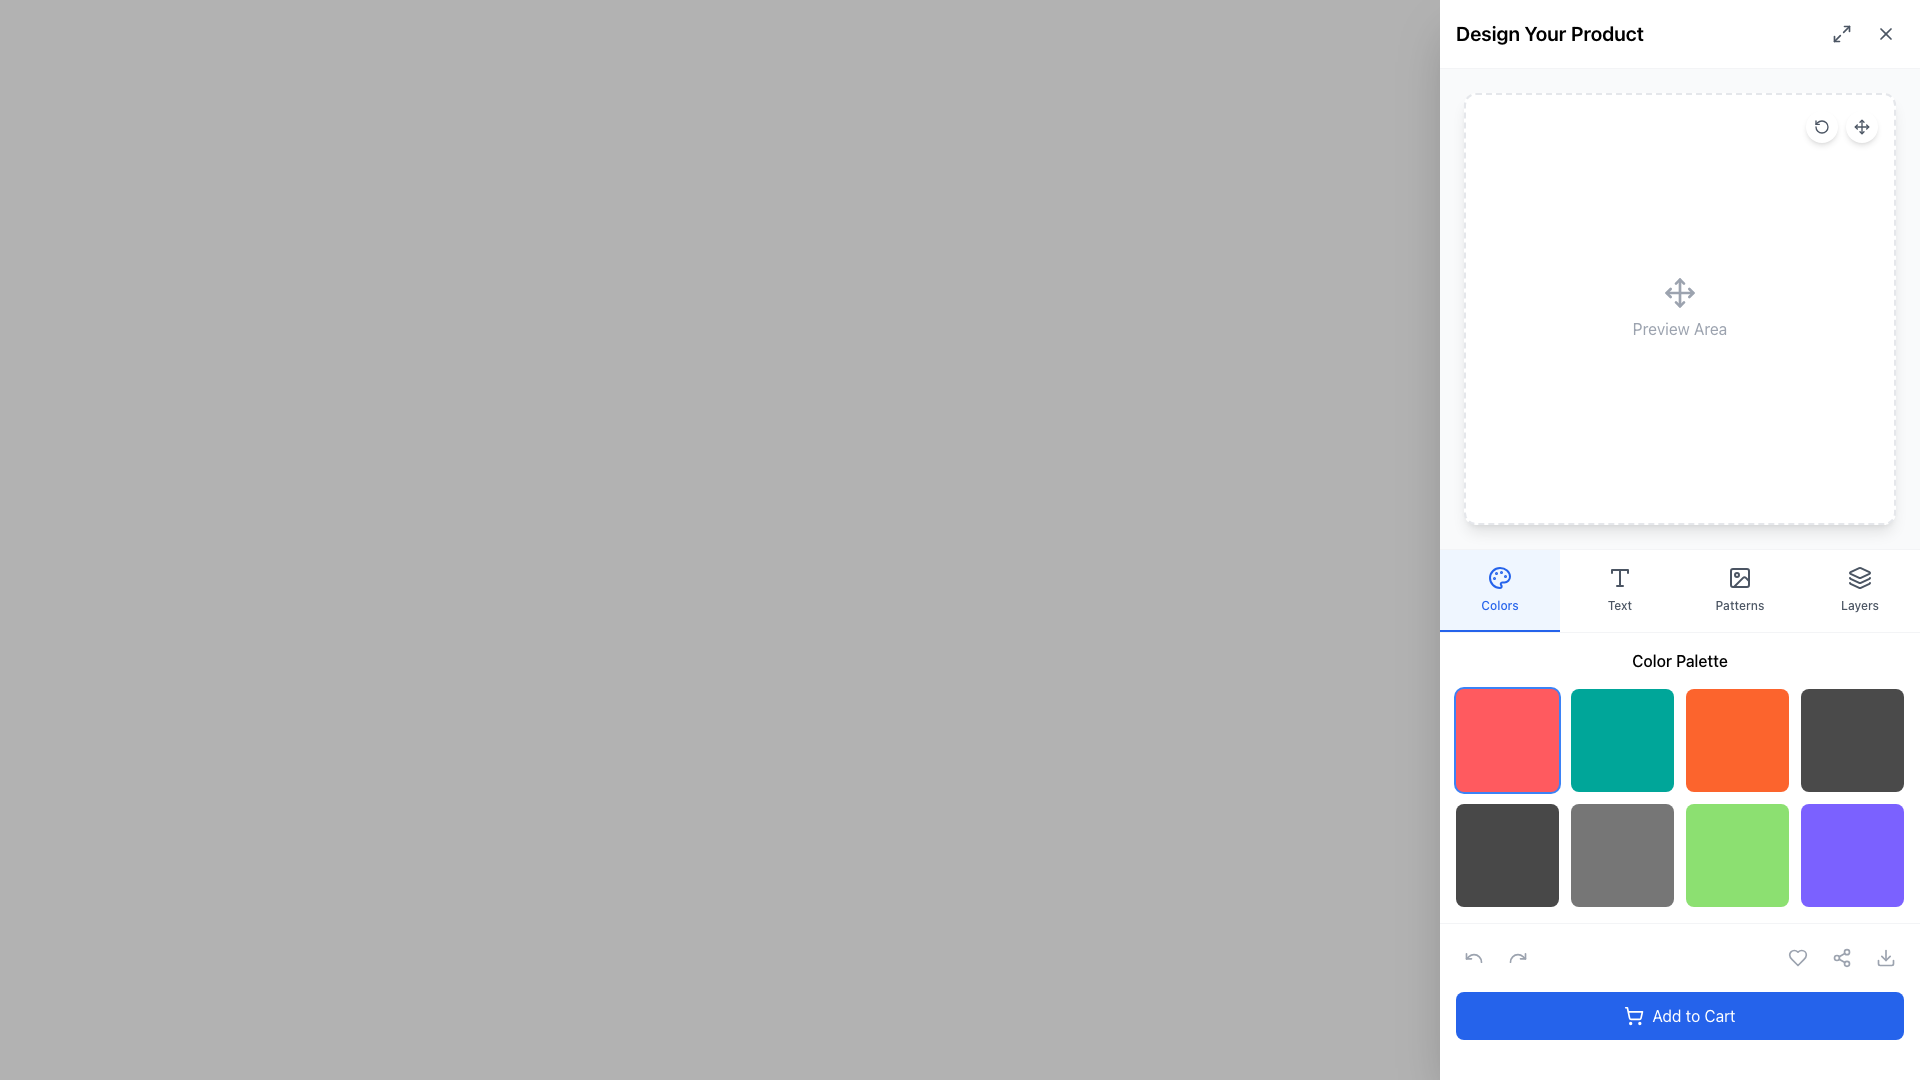 The height and width of the screenshot is (1080, 1920). What do you see at coordinates (1841, 34) in the screenshot?
I see `the gray outward-pointing arrow icon located in the top-right corner of the 'Design Your Product' panel to trigger potential tooltip or visual feedback` at bounding box center [1841, 34].